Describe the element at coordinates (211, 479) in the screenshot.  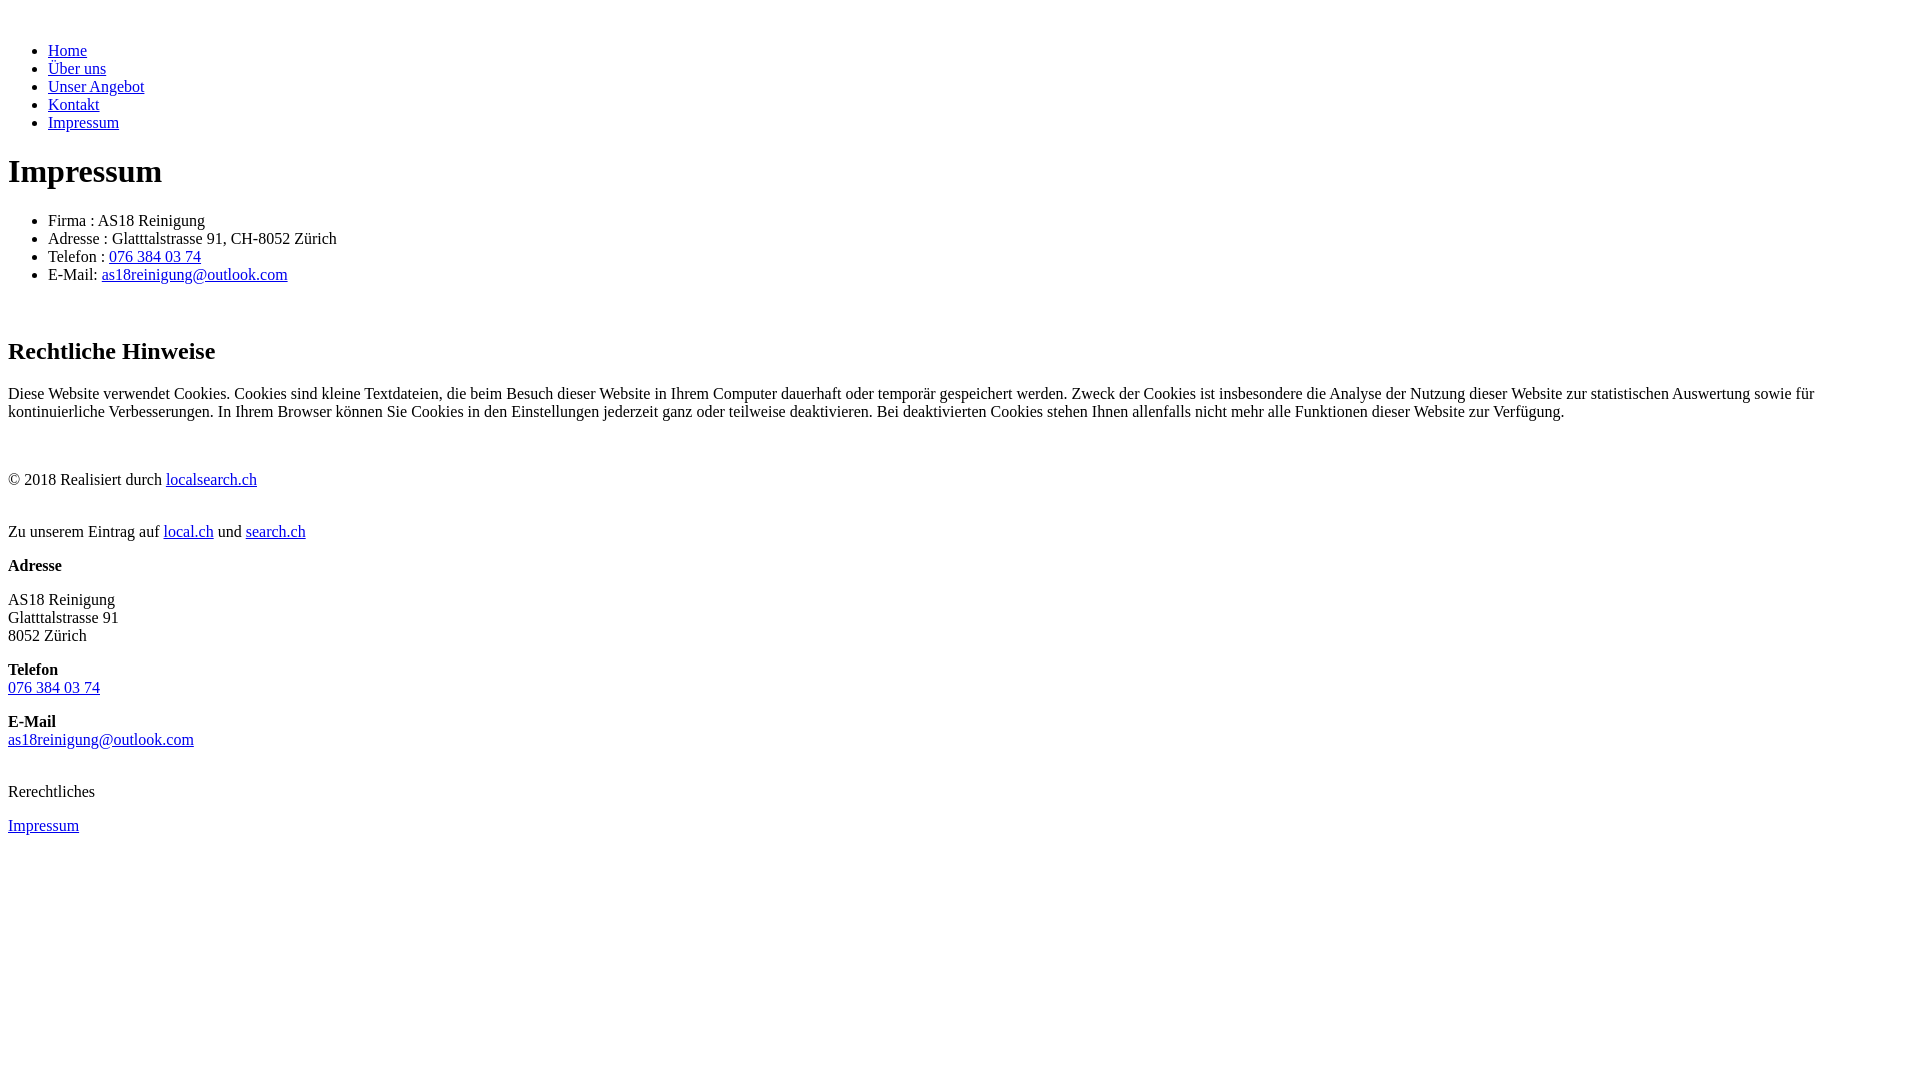
I see `'localsearch.ch'` at that location.